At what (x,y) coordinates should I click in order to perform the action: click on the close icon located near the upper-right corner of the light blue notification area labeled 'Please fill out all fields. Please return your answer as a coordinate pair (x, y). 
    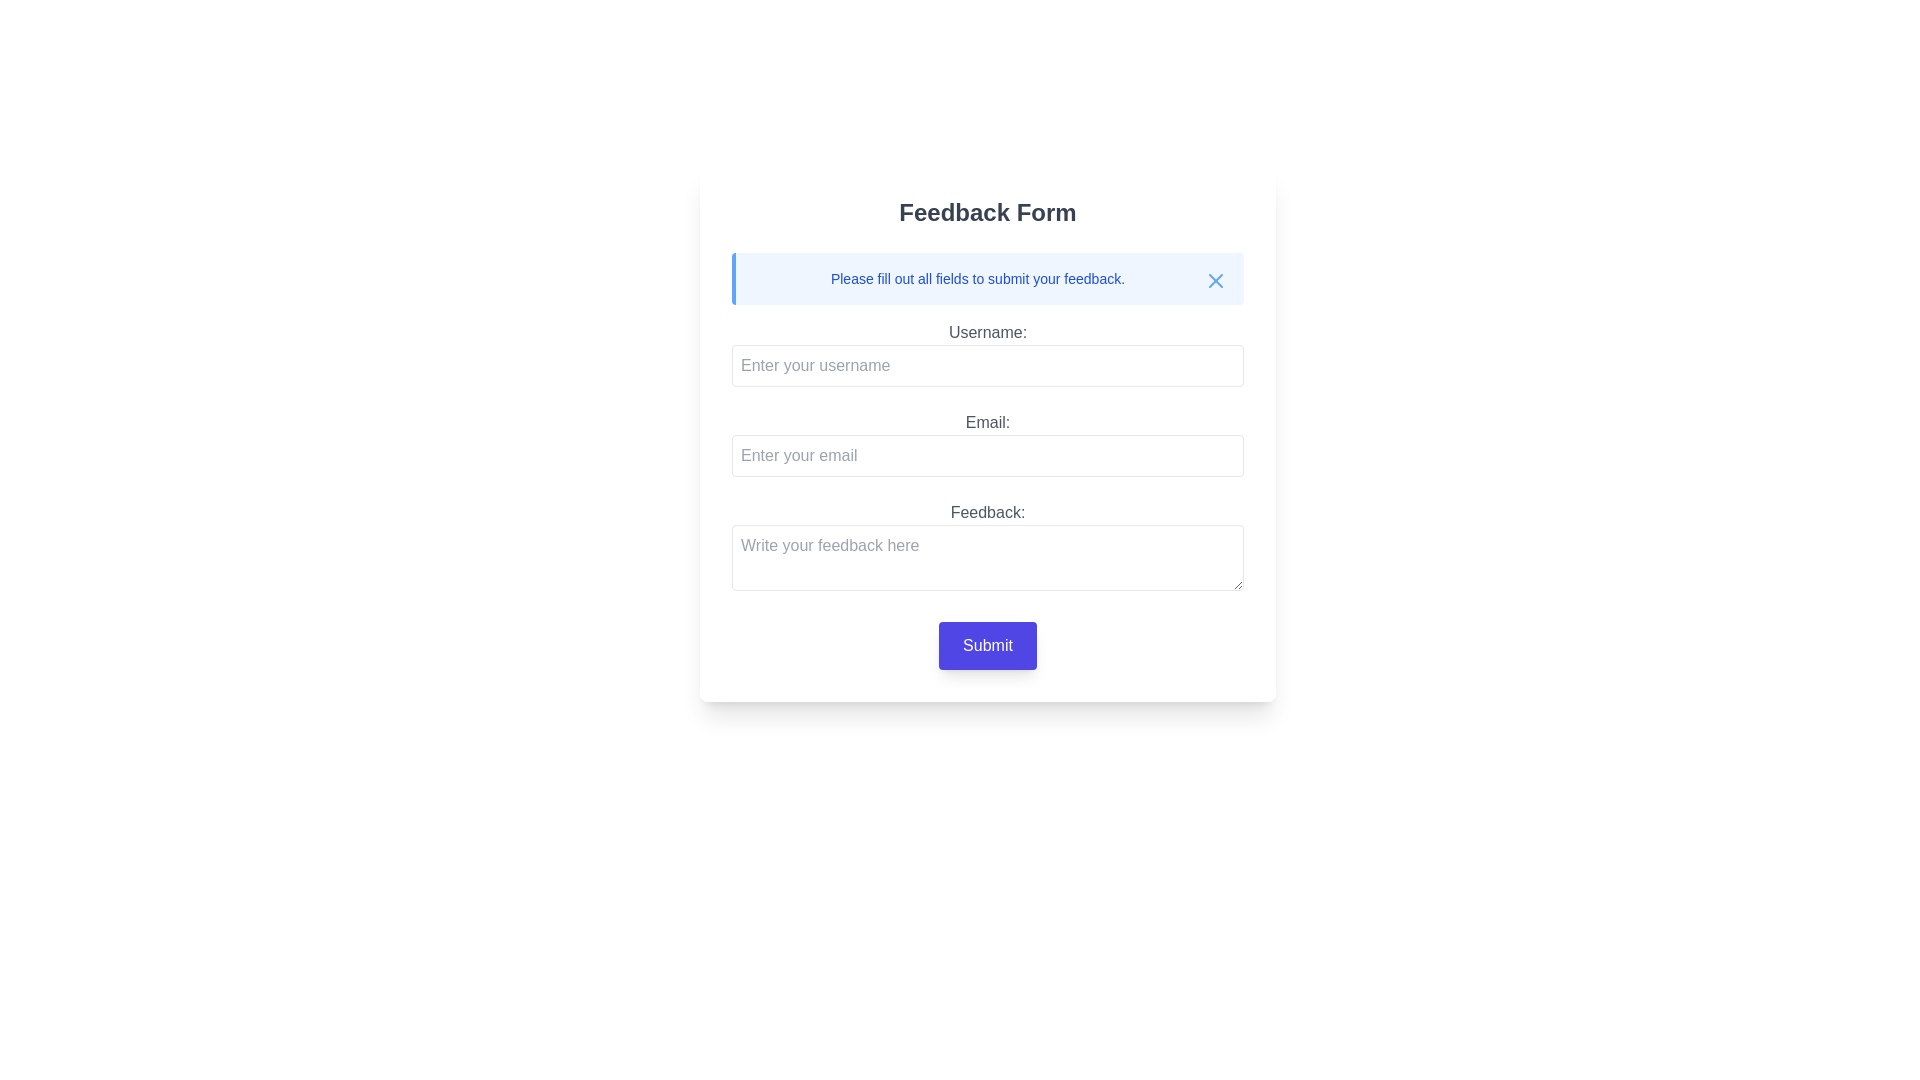
    Looking at the image, I should click on (1214, 281).